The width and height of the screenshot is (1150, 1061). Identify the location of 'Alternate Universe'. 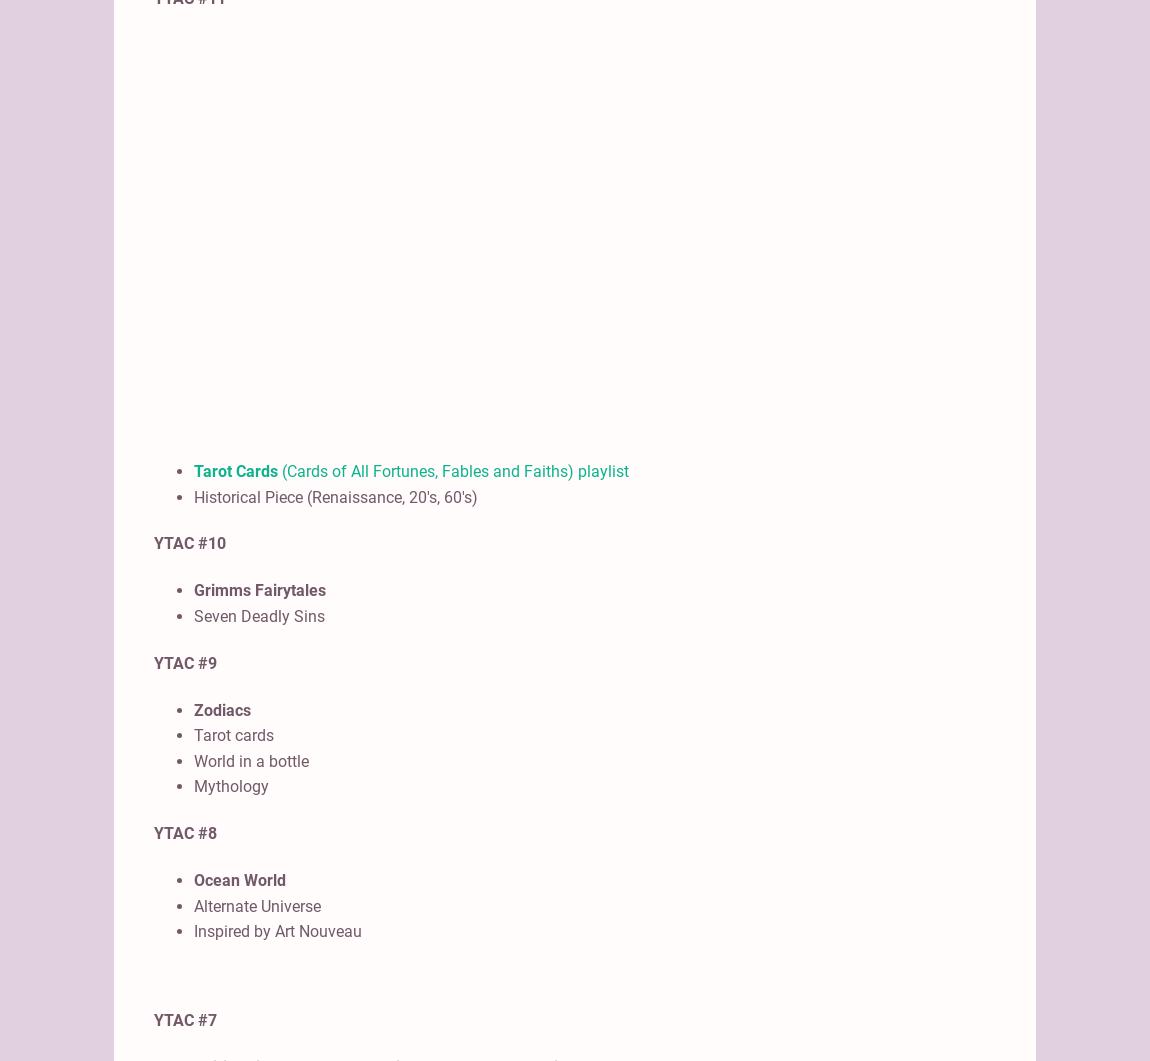
(256, 904).